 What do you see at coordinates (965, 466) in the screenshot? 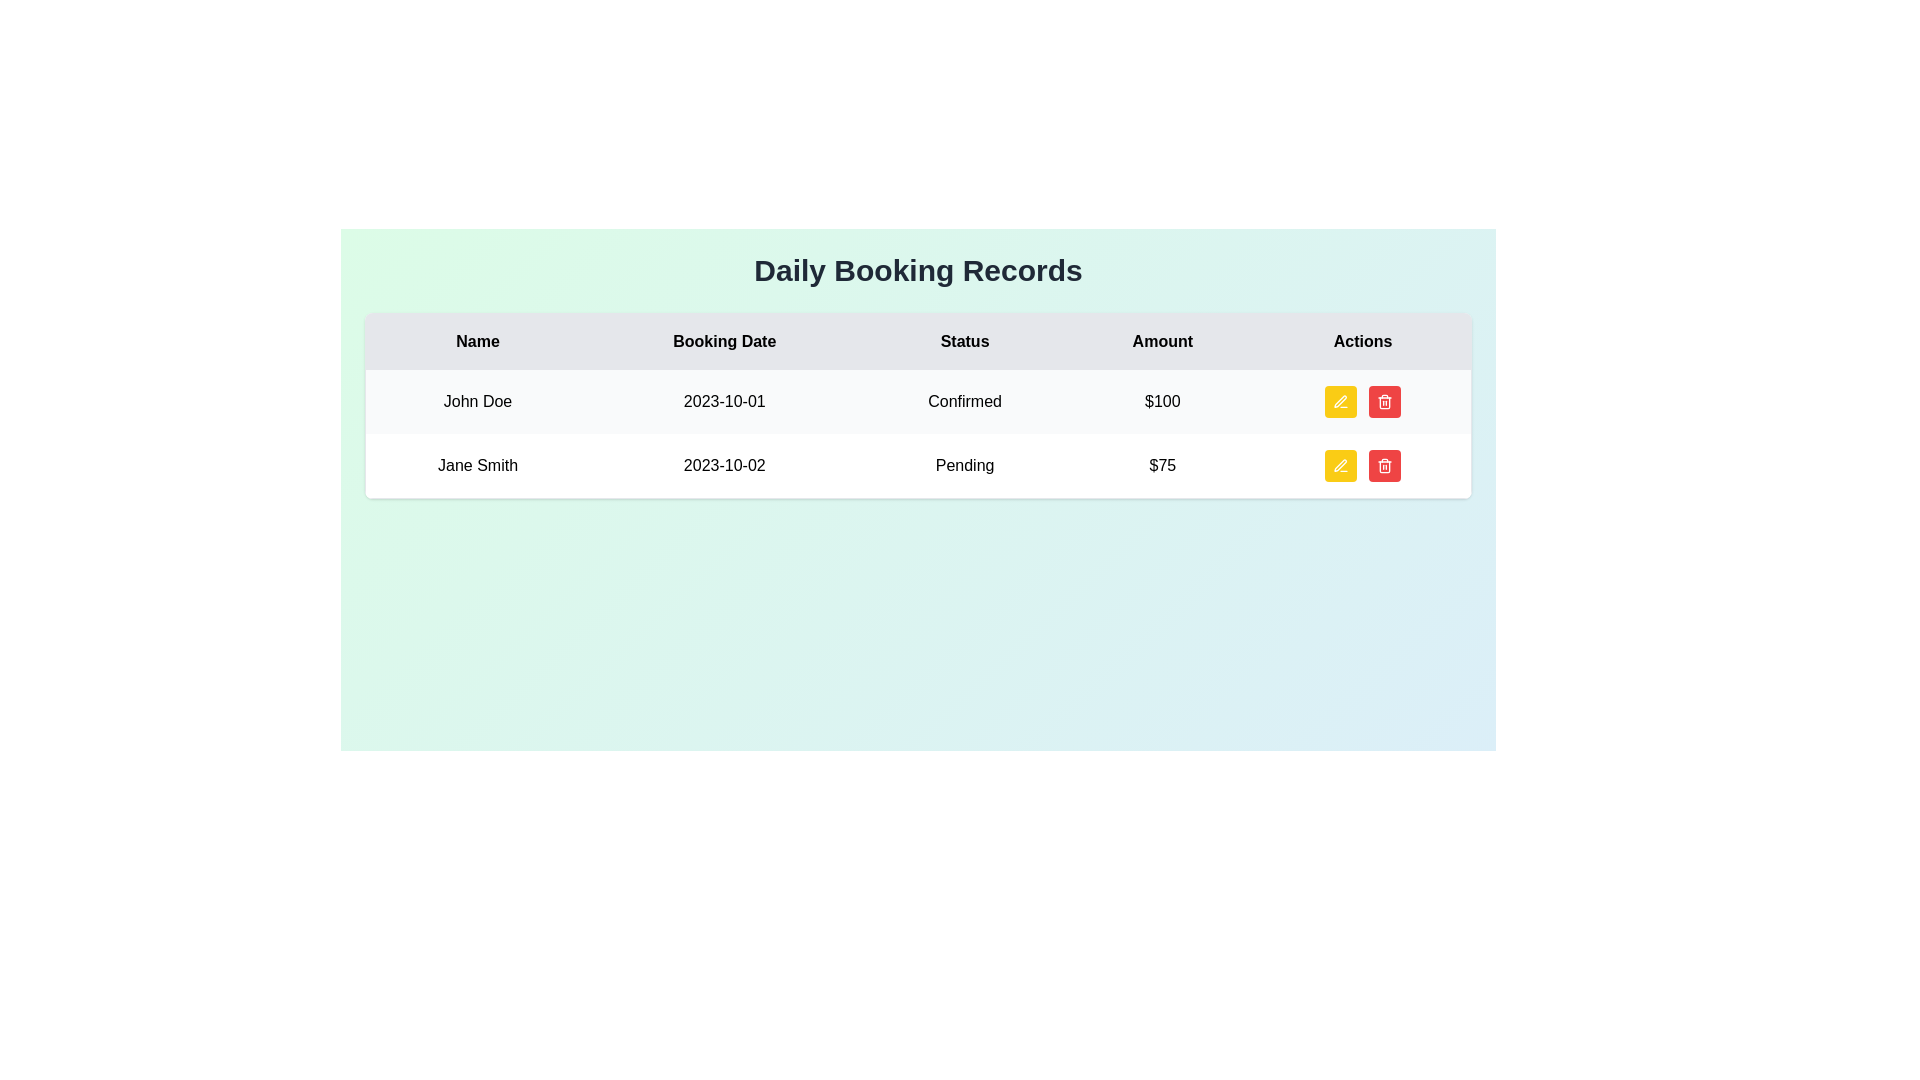
I see `the 'Pending' status text label in the 'Status' column of the 'Daily Booking Records' table, located between '2023-10-02' and '$75'` at bounding box center [965, 466].